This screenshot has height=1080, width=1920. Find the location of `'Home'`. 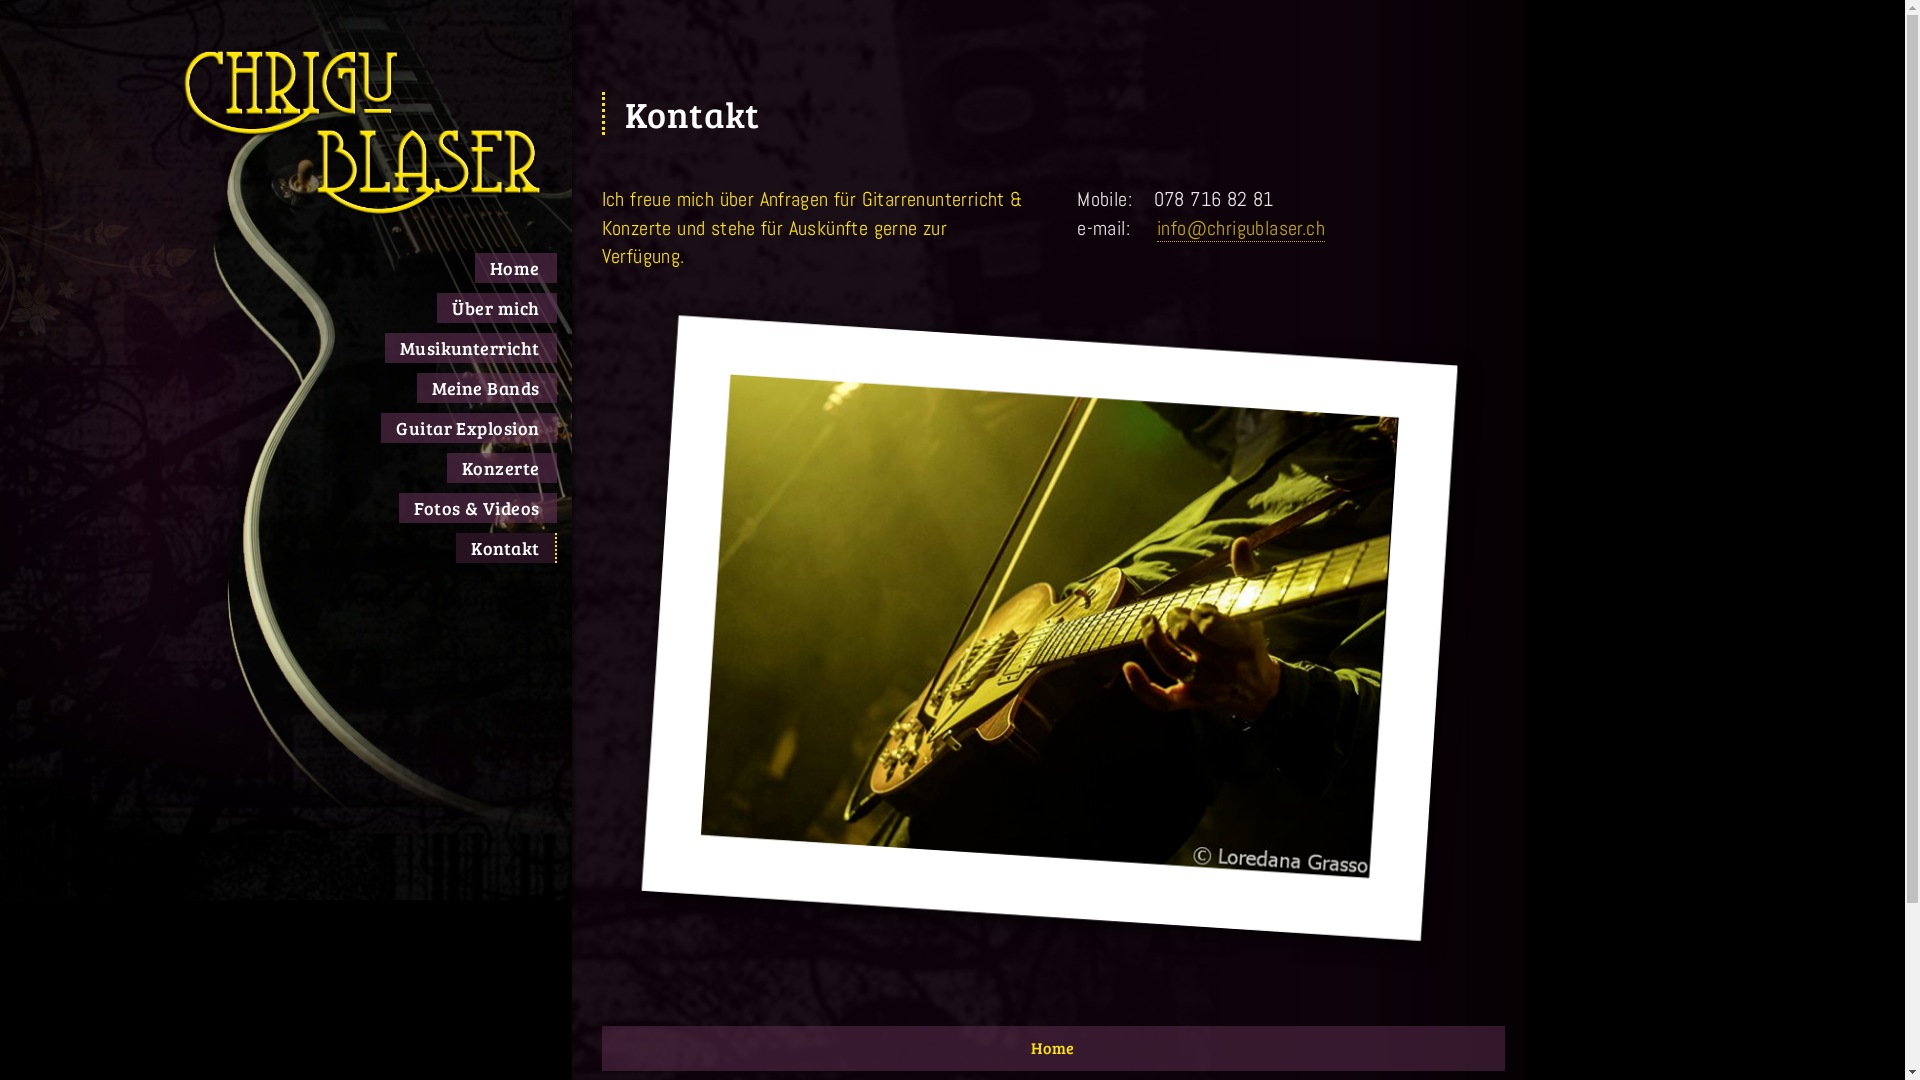

'Home' is located at coordinates (1052, 1047).